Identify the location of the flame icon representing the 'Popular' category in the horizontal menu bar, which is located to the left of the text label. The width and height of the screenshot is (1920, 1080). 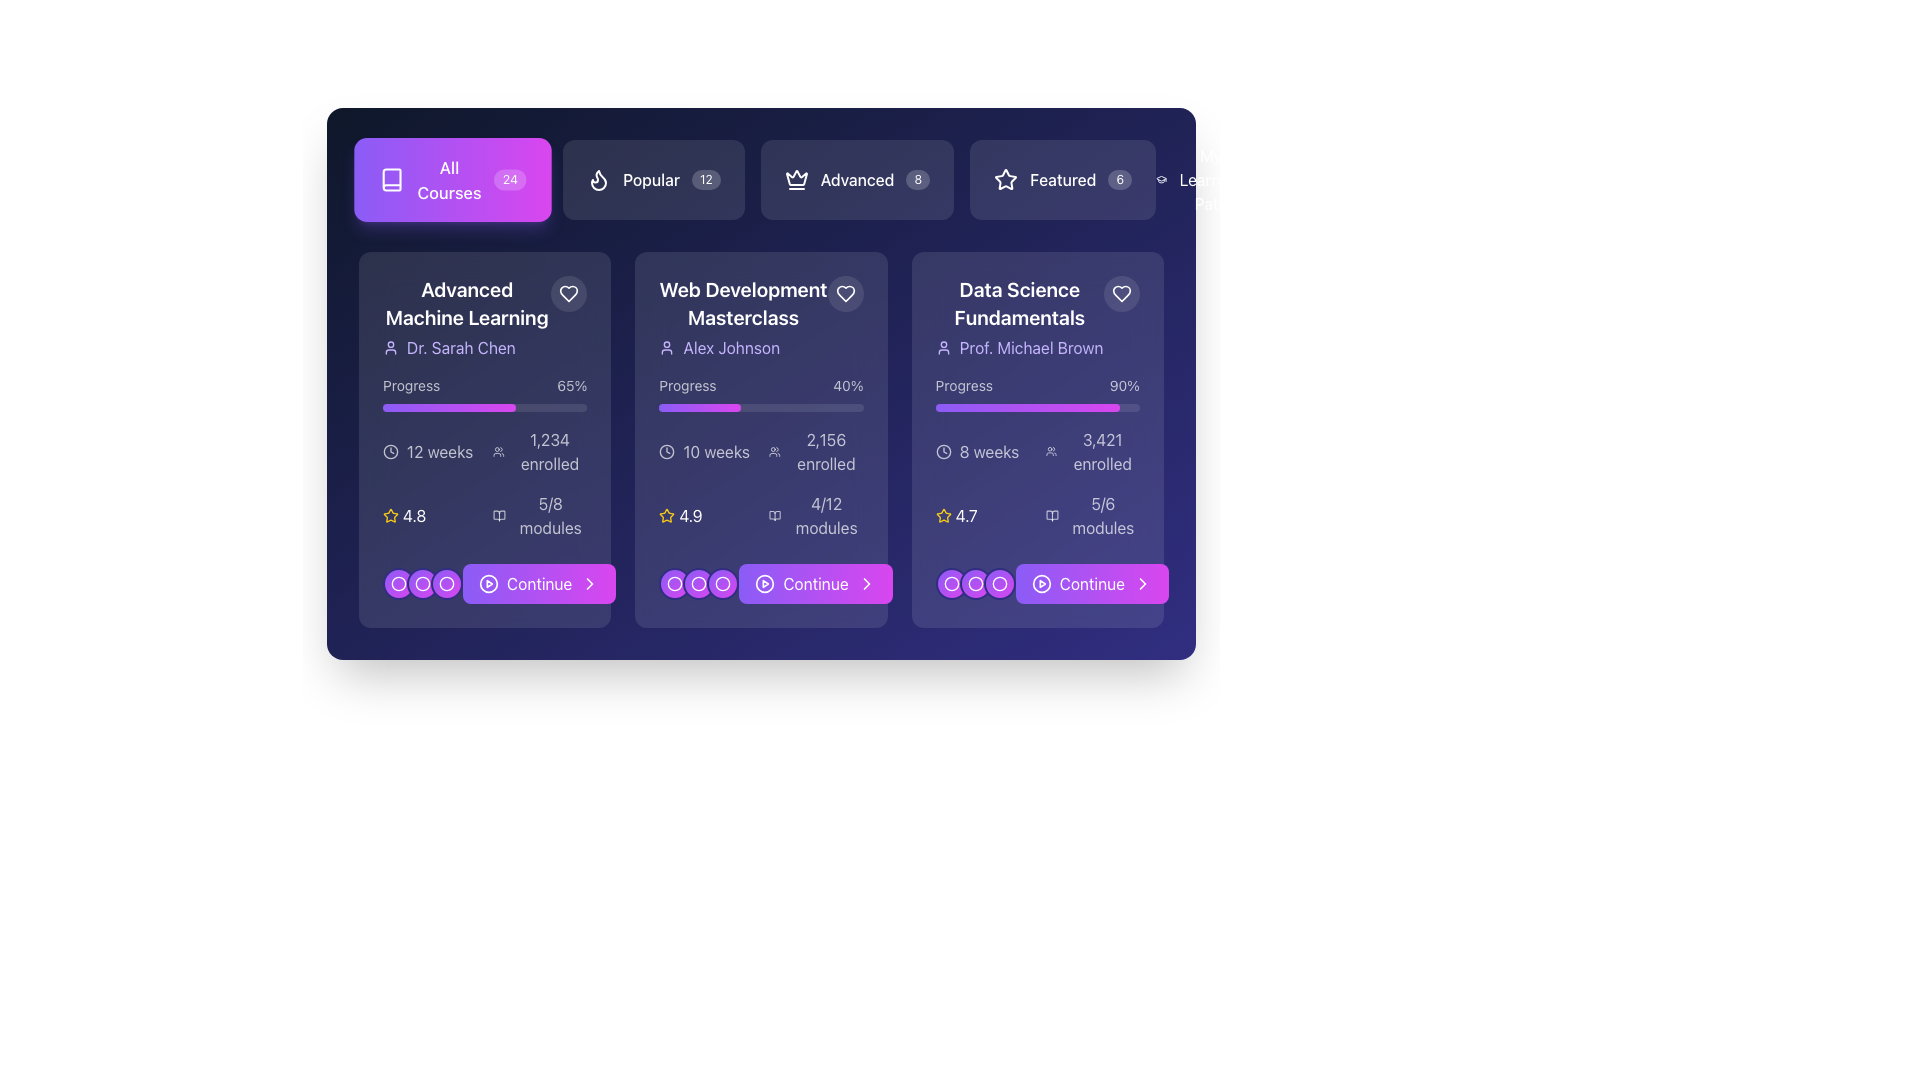
(598, 180).